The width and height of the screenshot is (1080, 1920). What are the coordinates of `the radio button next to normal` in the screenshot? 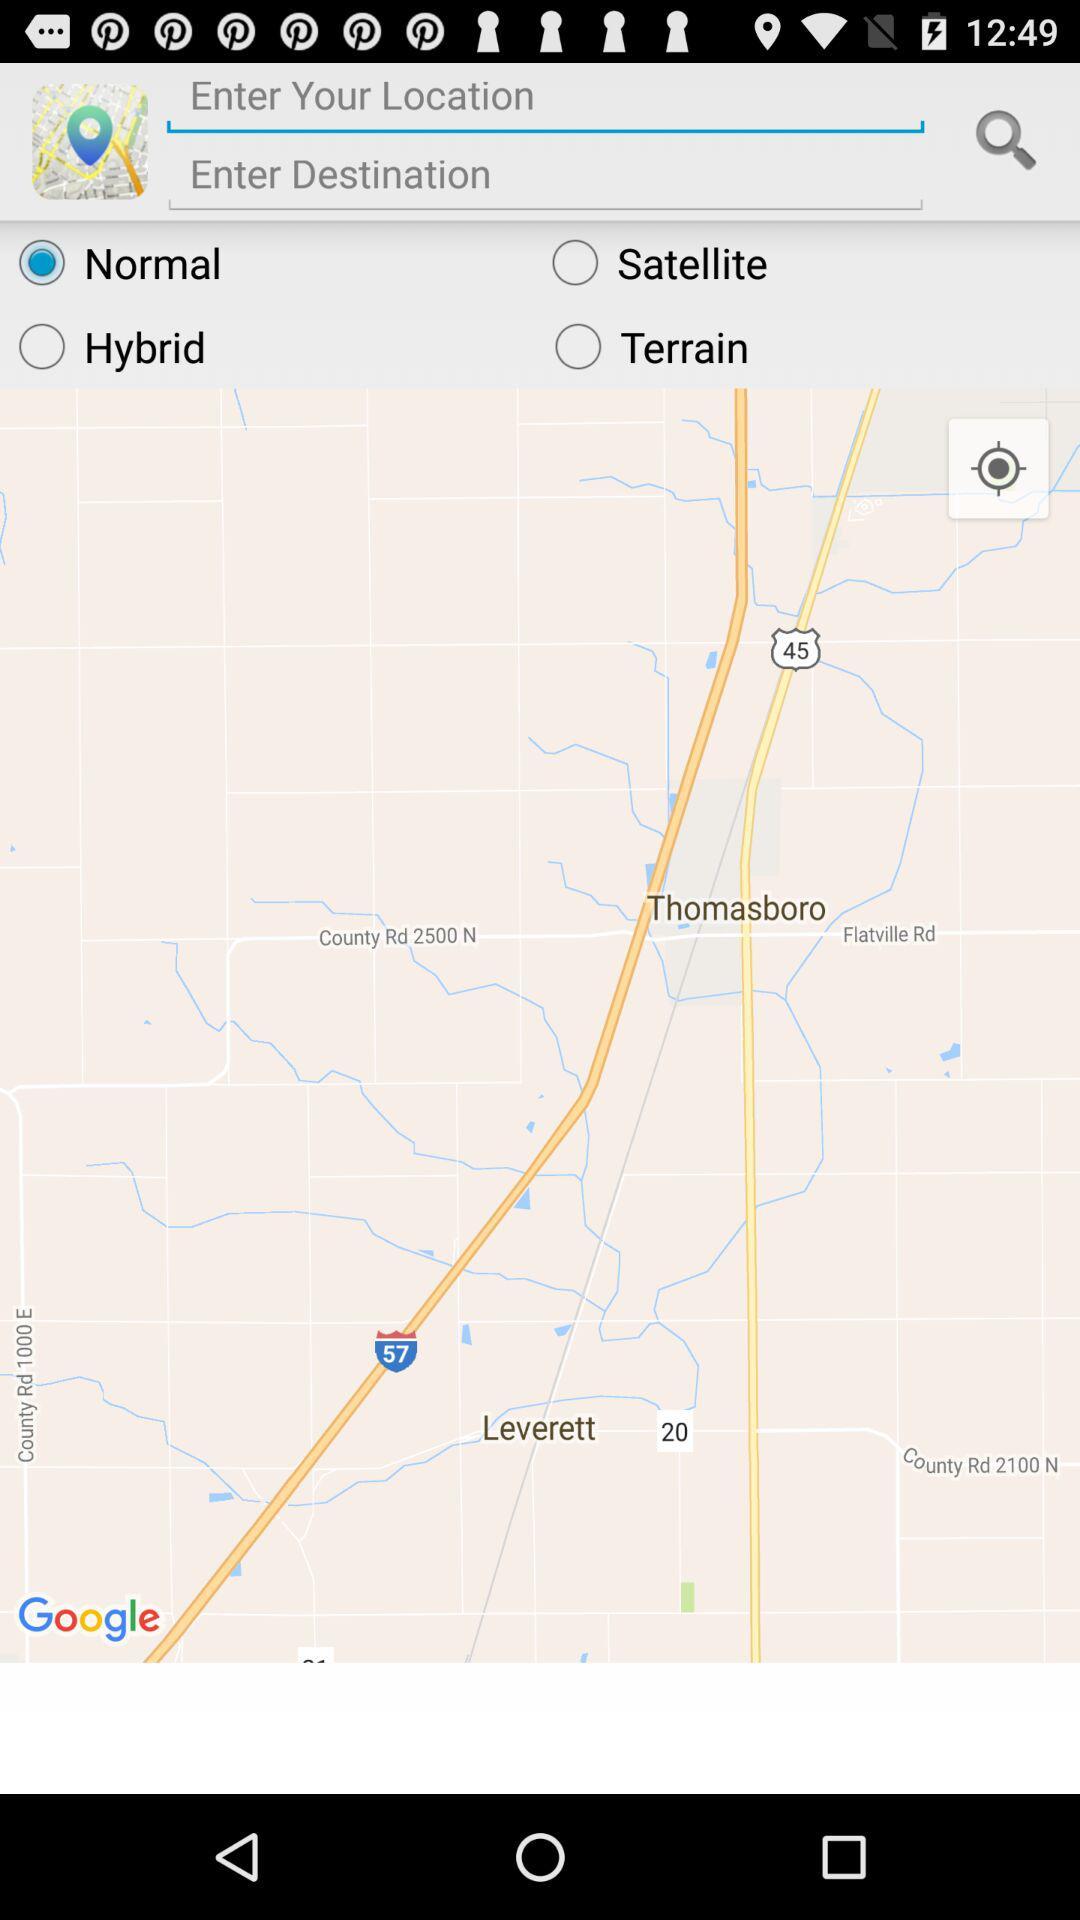 It's located at (805, 261).